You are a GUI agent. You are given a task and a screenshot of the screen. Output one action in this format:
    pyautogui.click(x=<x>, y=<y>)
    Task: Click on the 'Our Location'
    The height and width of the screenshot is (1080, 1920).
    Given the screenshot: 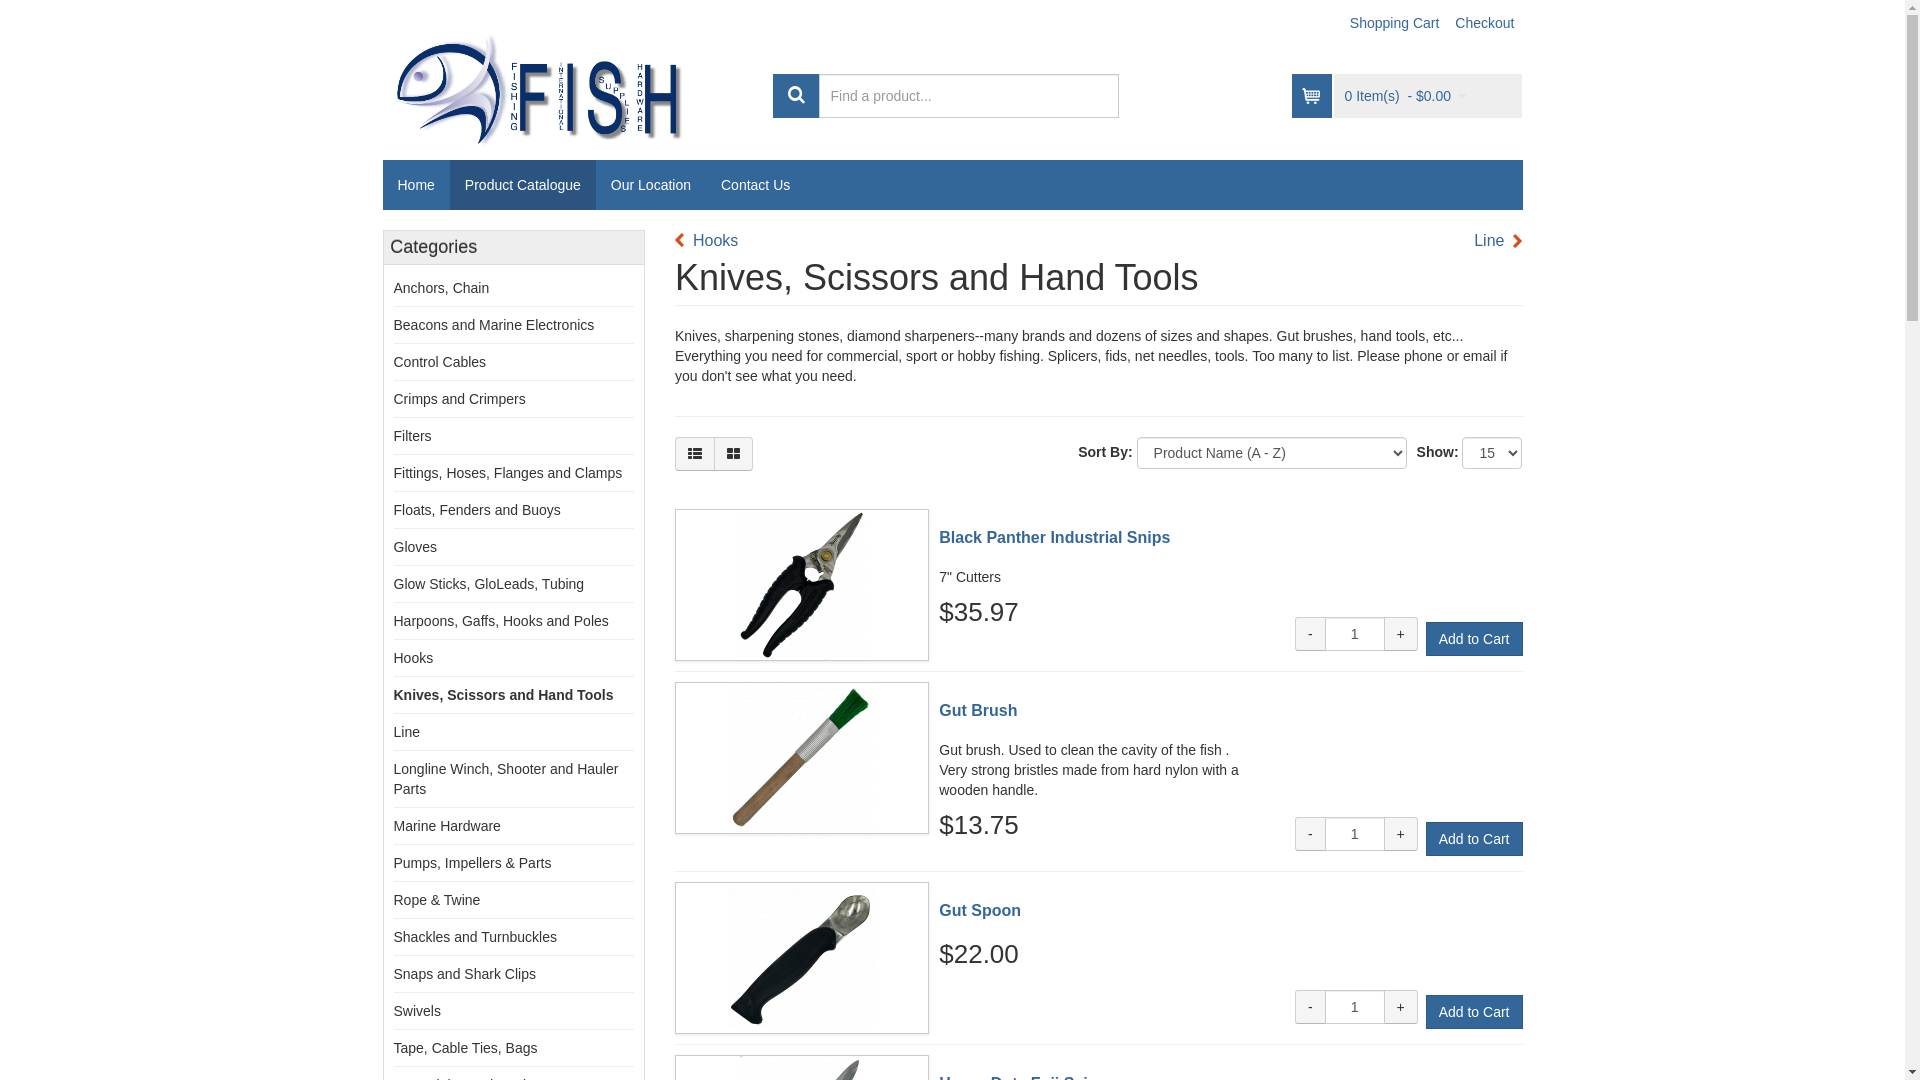 What is the action you would take?
    pyautogui.click(x=651, y=185)
    